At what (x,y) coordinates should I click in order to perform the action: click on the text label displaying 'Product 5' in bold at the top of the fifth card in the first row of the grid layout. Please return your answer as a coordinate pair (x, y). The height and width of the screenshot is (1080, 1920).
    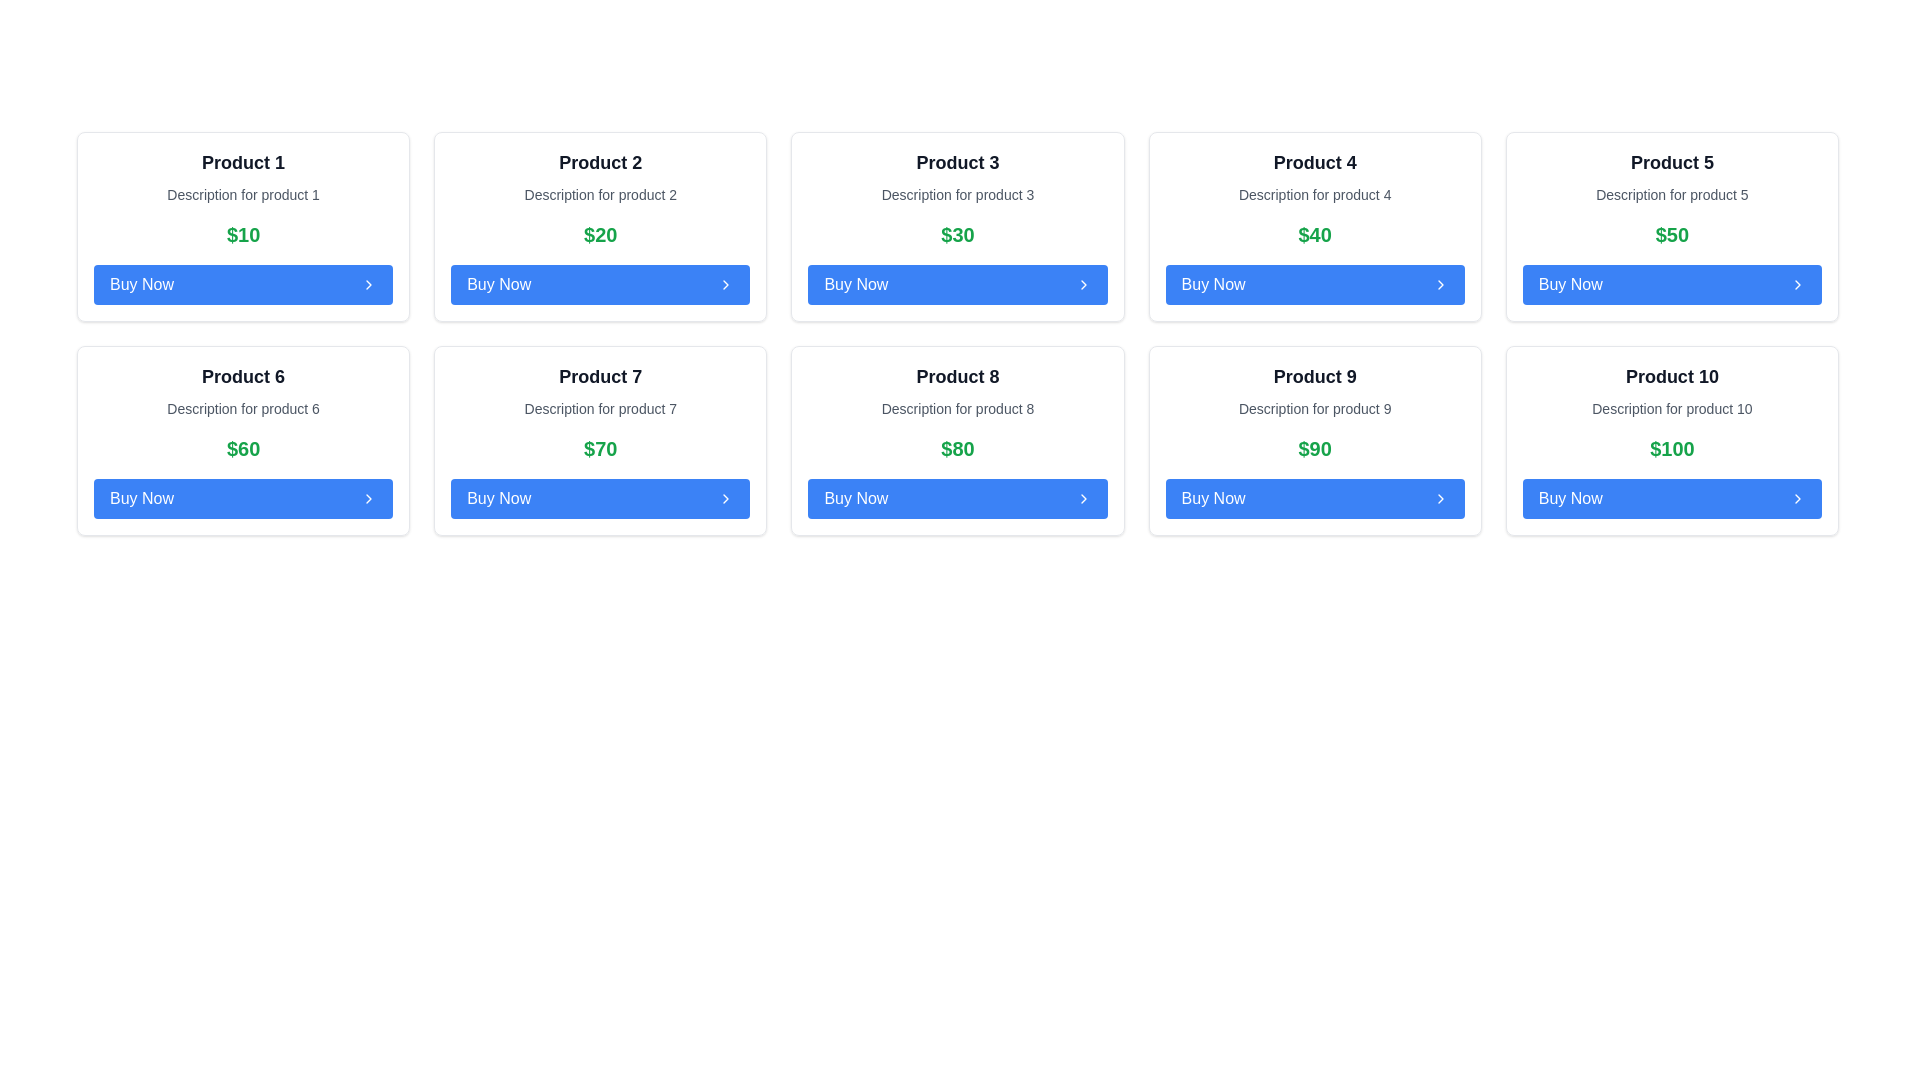
    Looking at the image, I should click on (1672, 161).